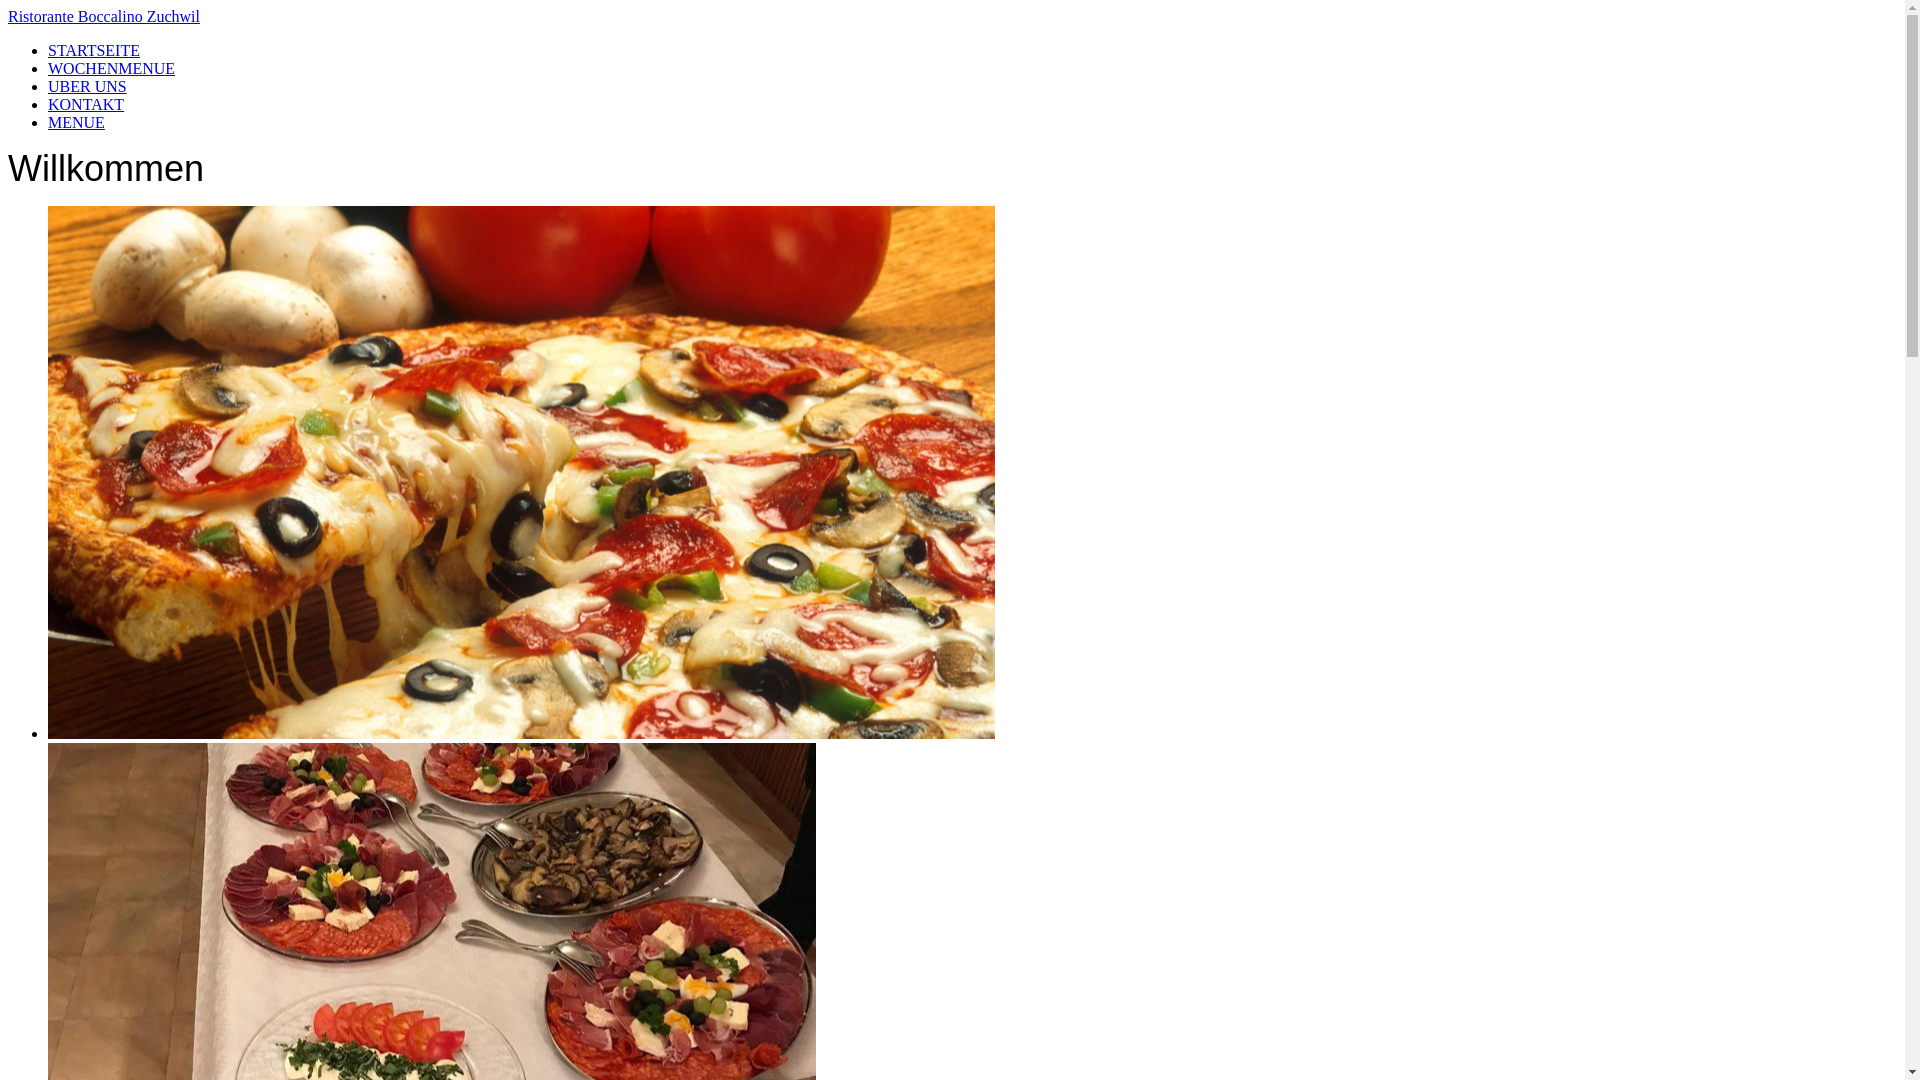  I want to click on 'WOCHENMENUE', so click(110, 67).